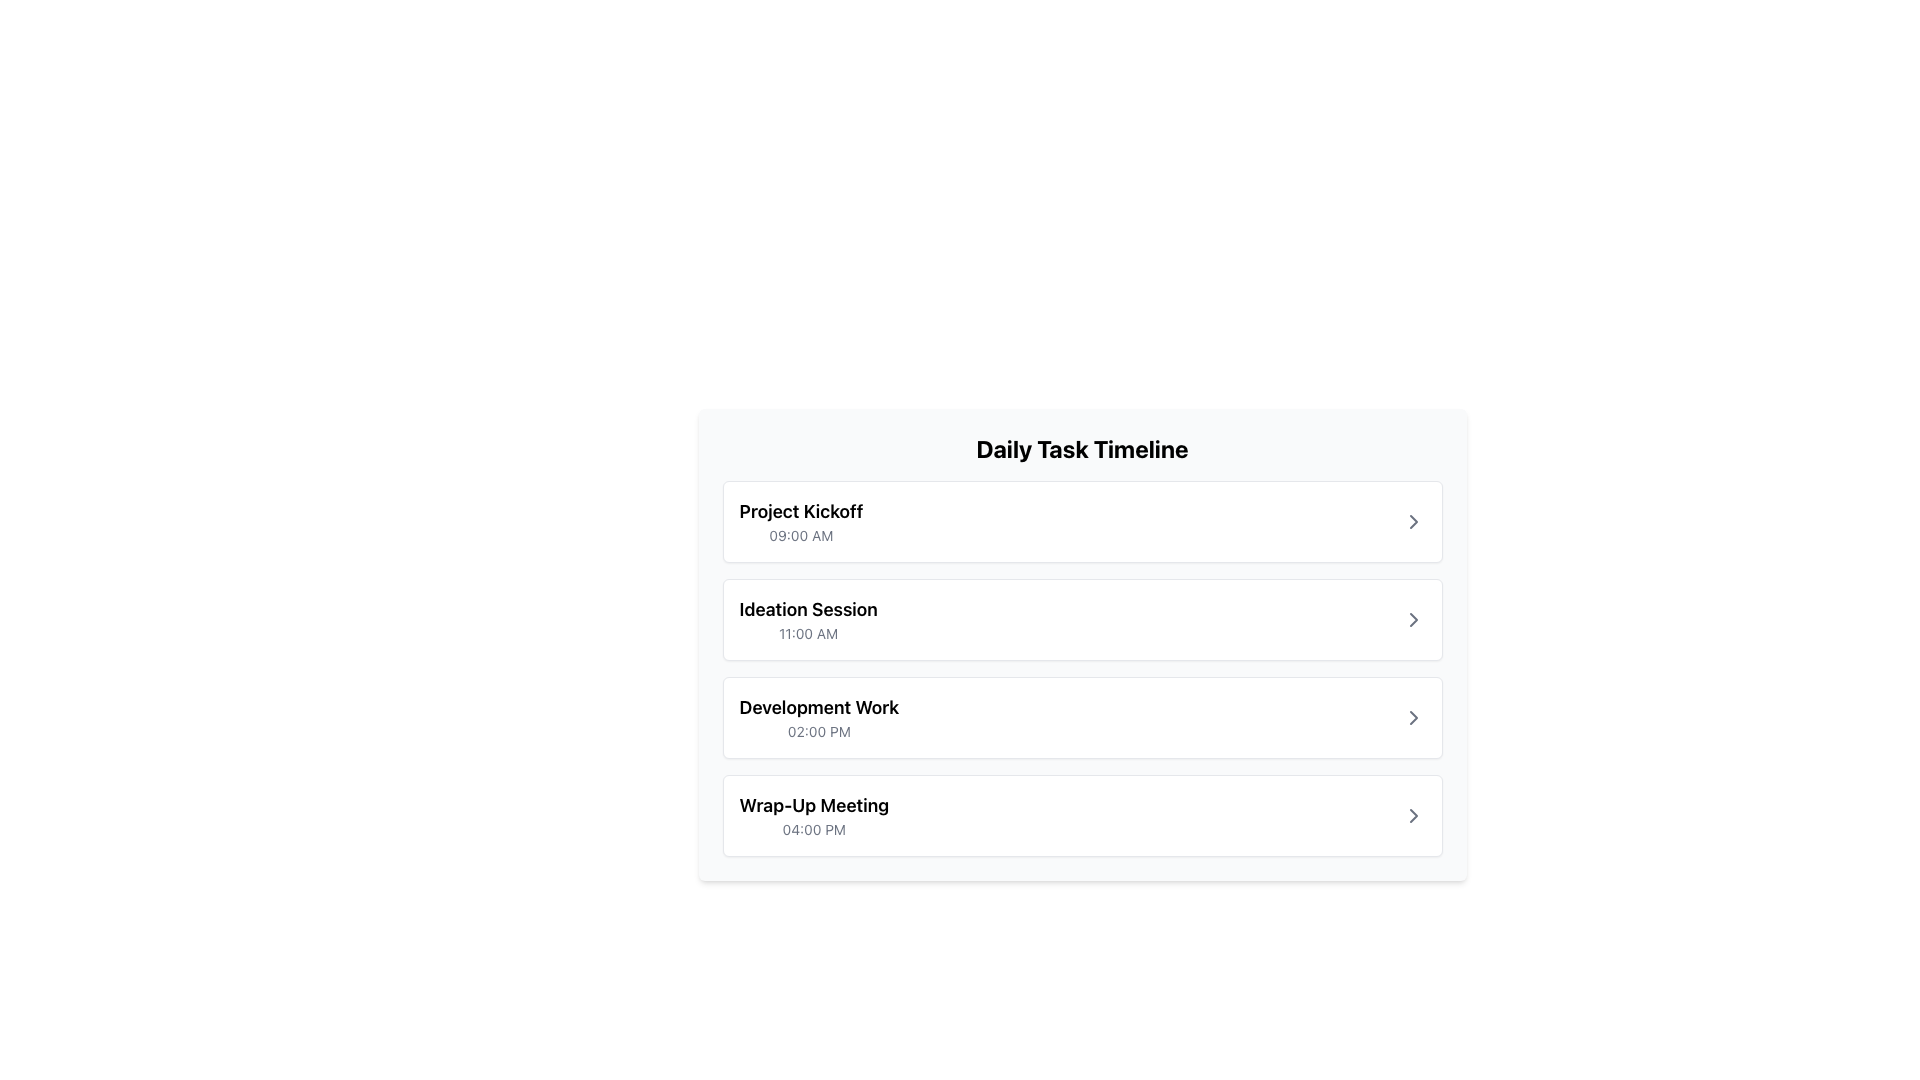 This screenshot has height=1080, width=1920. Describe the element at coordinates (1412, 619) in the screenshot. I see `the small right-pointing chevron arrow icon located in the rightmost portion of the 'Daily Task Timeline' list, specifically aligned with the 'Ideation Session' entry` at that location.